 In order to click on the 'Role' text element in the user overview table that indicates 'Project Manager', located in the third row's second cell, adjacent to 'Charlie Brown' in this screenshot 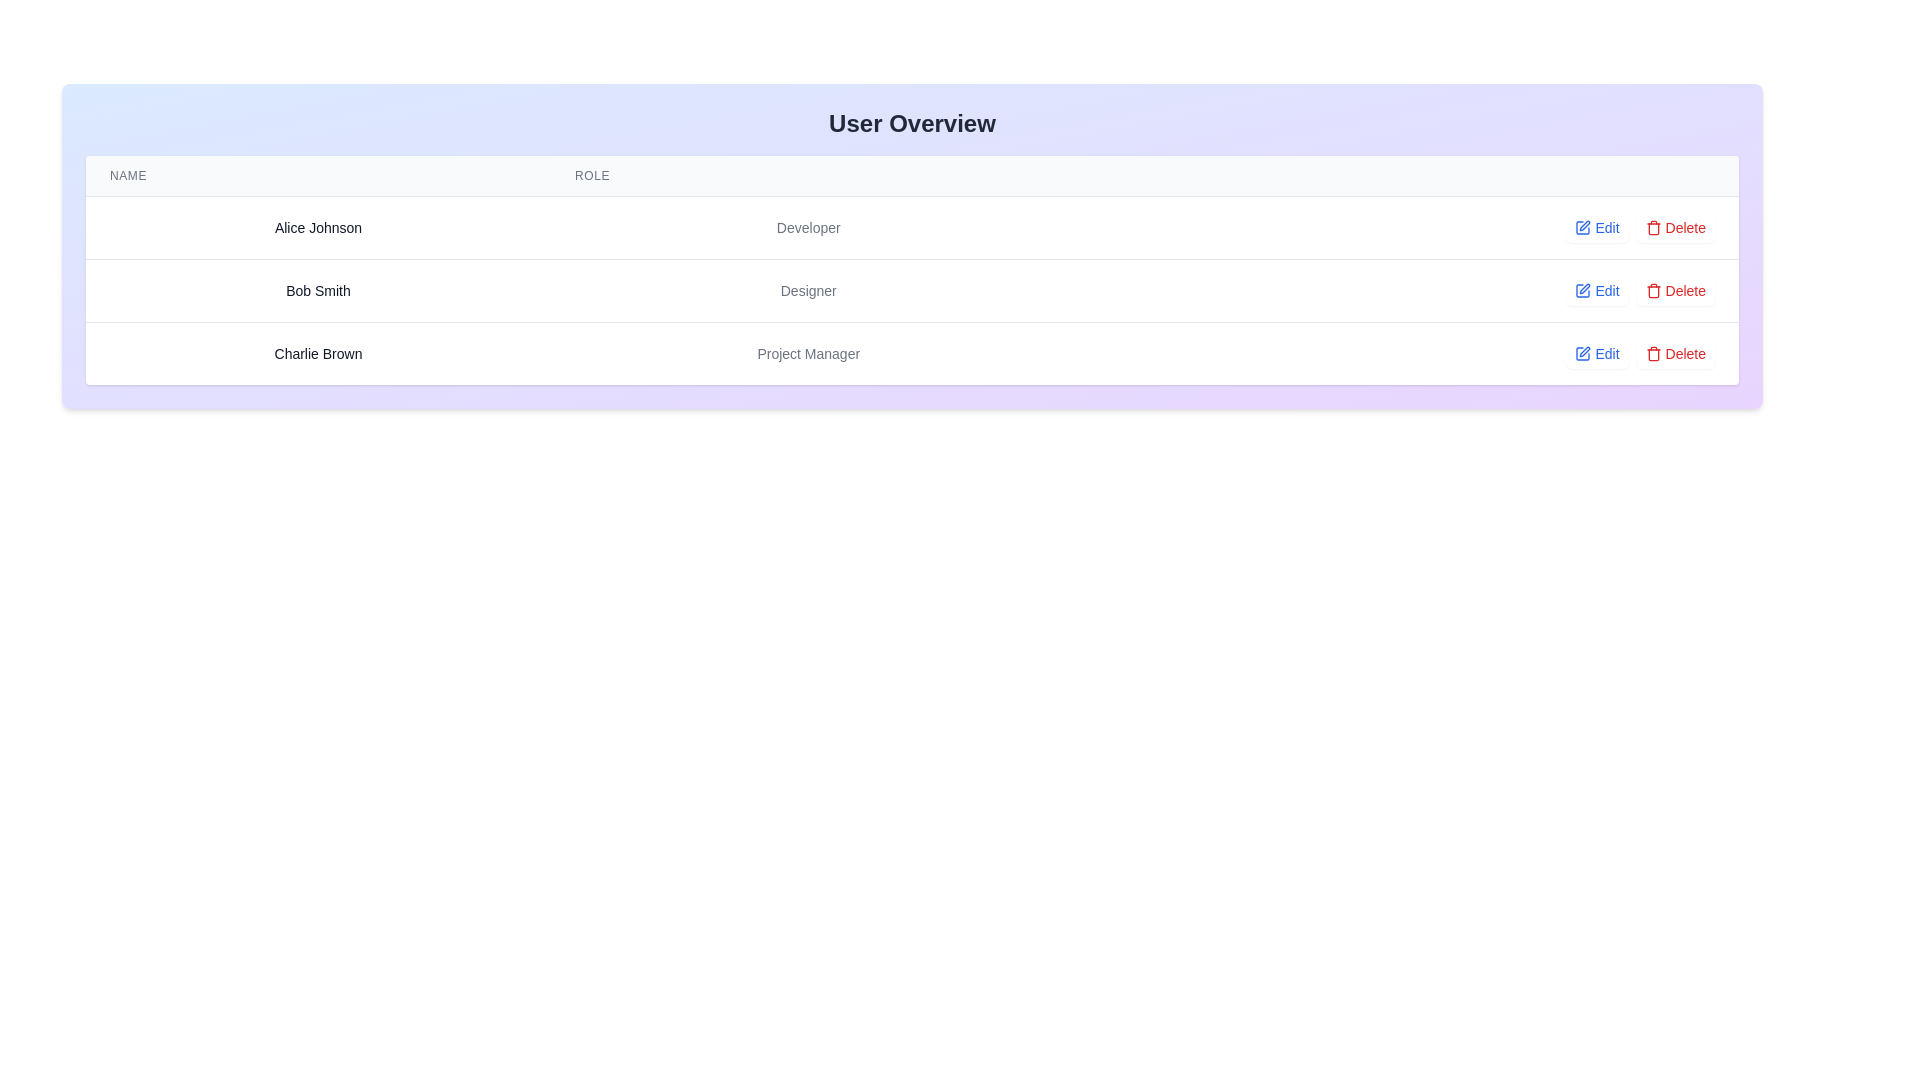, I will do `click(808, 352)`.